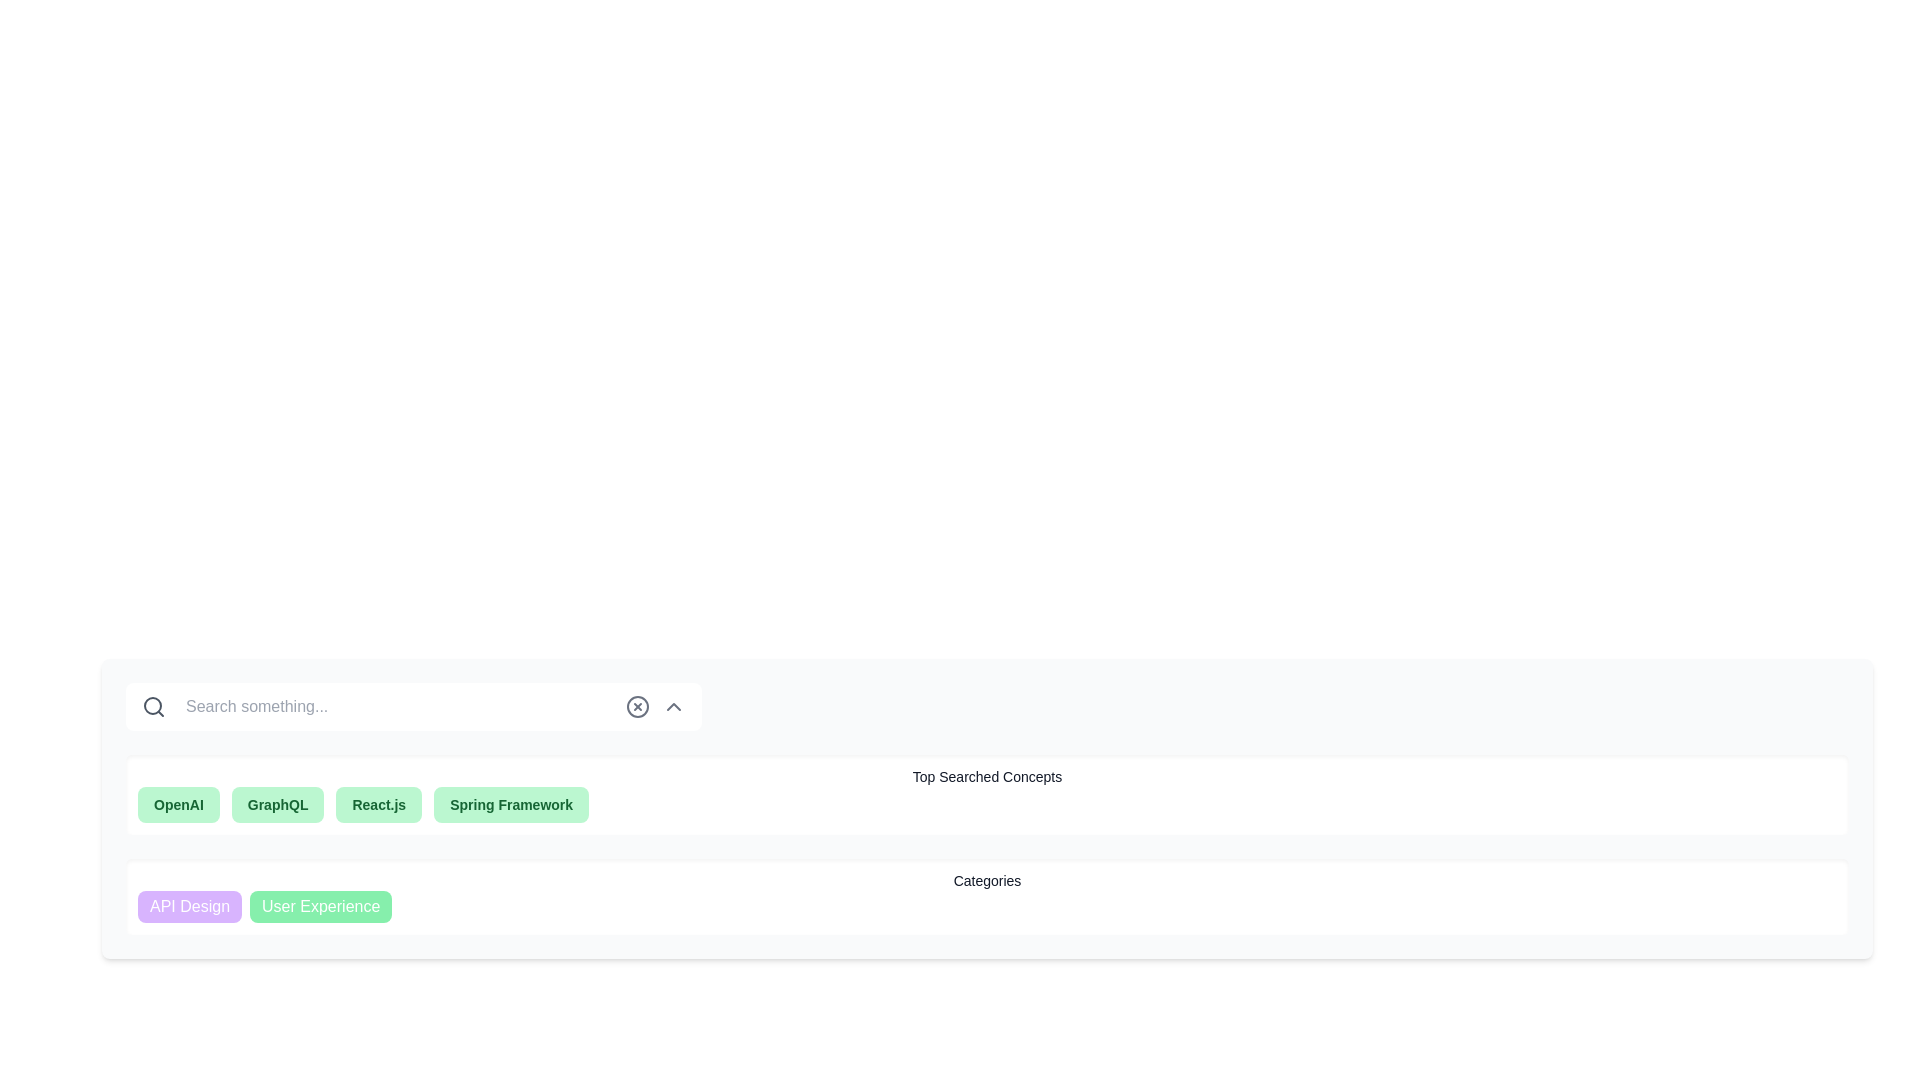 This screenshot has width=1920, height=1080. What do you see at coordinates (190, 906) in the screenshot?
I see `the first label or badge in the horizontal group of buttons at the bottom of the page, located to the left of the green 'User Experience' button` at bounding box center [190, 906].